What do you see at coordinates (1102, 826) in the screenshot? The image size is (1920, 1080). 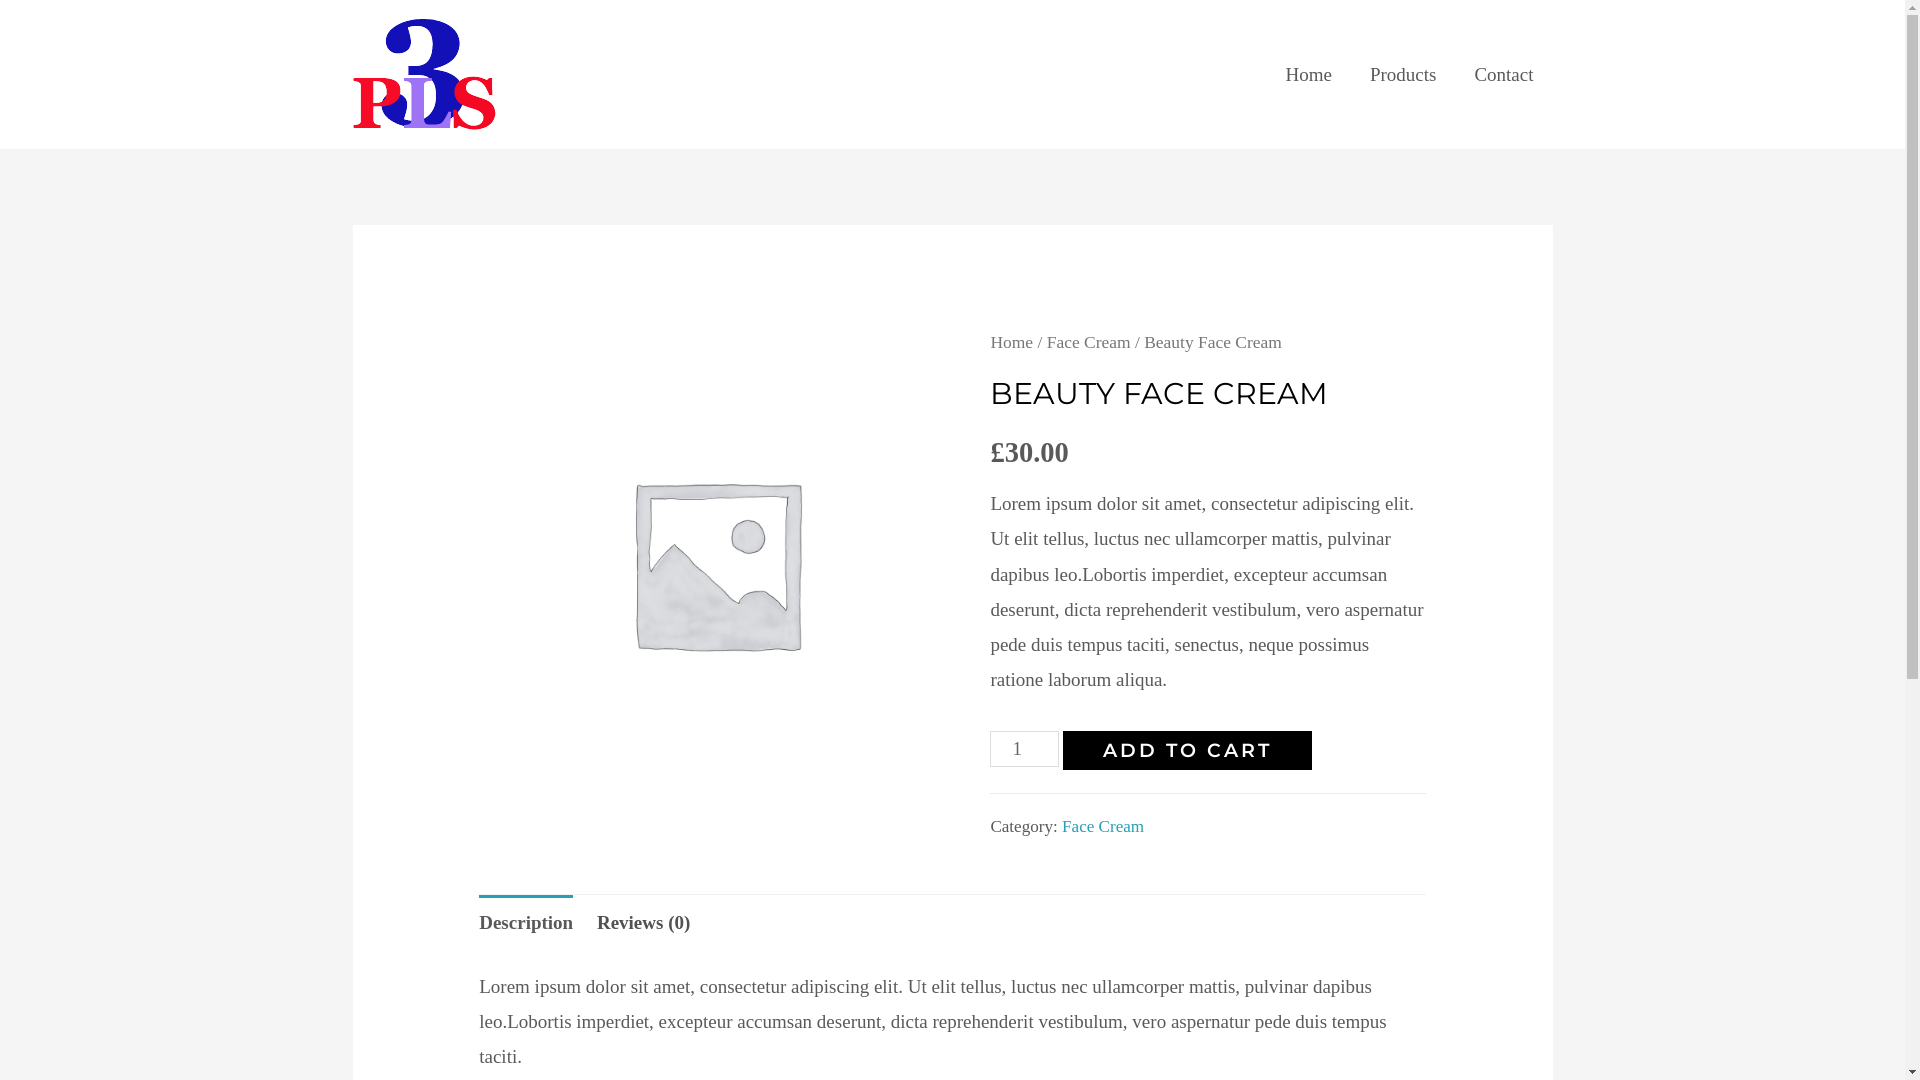 I see `'Face Cream'` at bounding box center [1102, 826].